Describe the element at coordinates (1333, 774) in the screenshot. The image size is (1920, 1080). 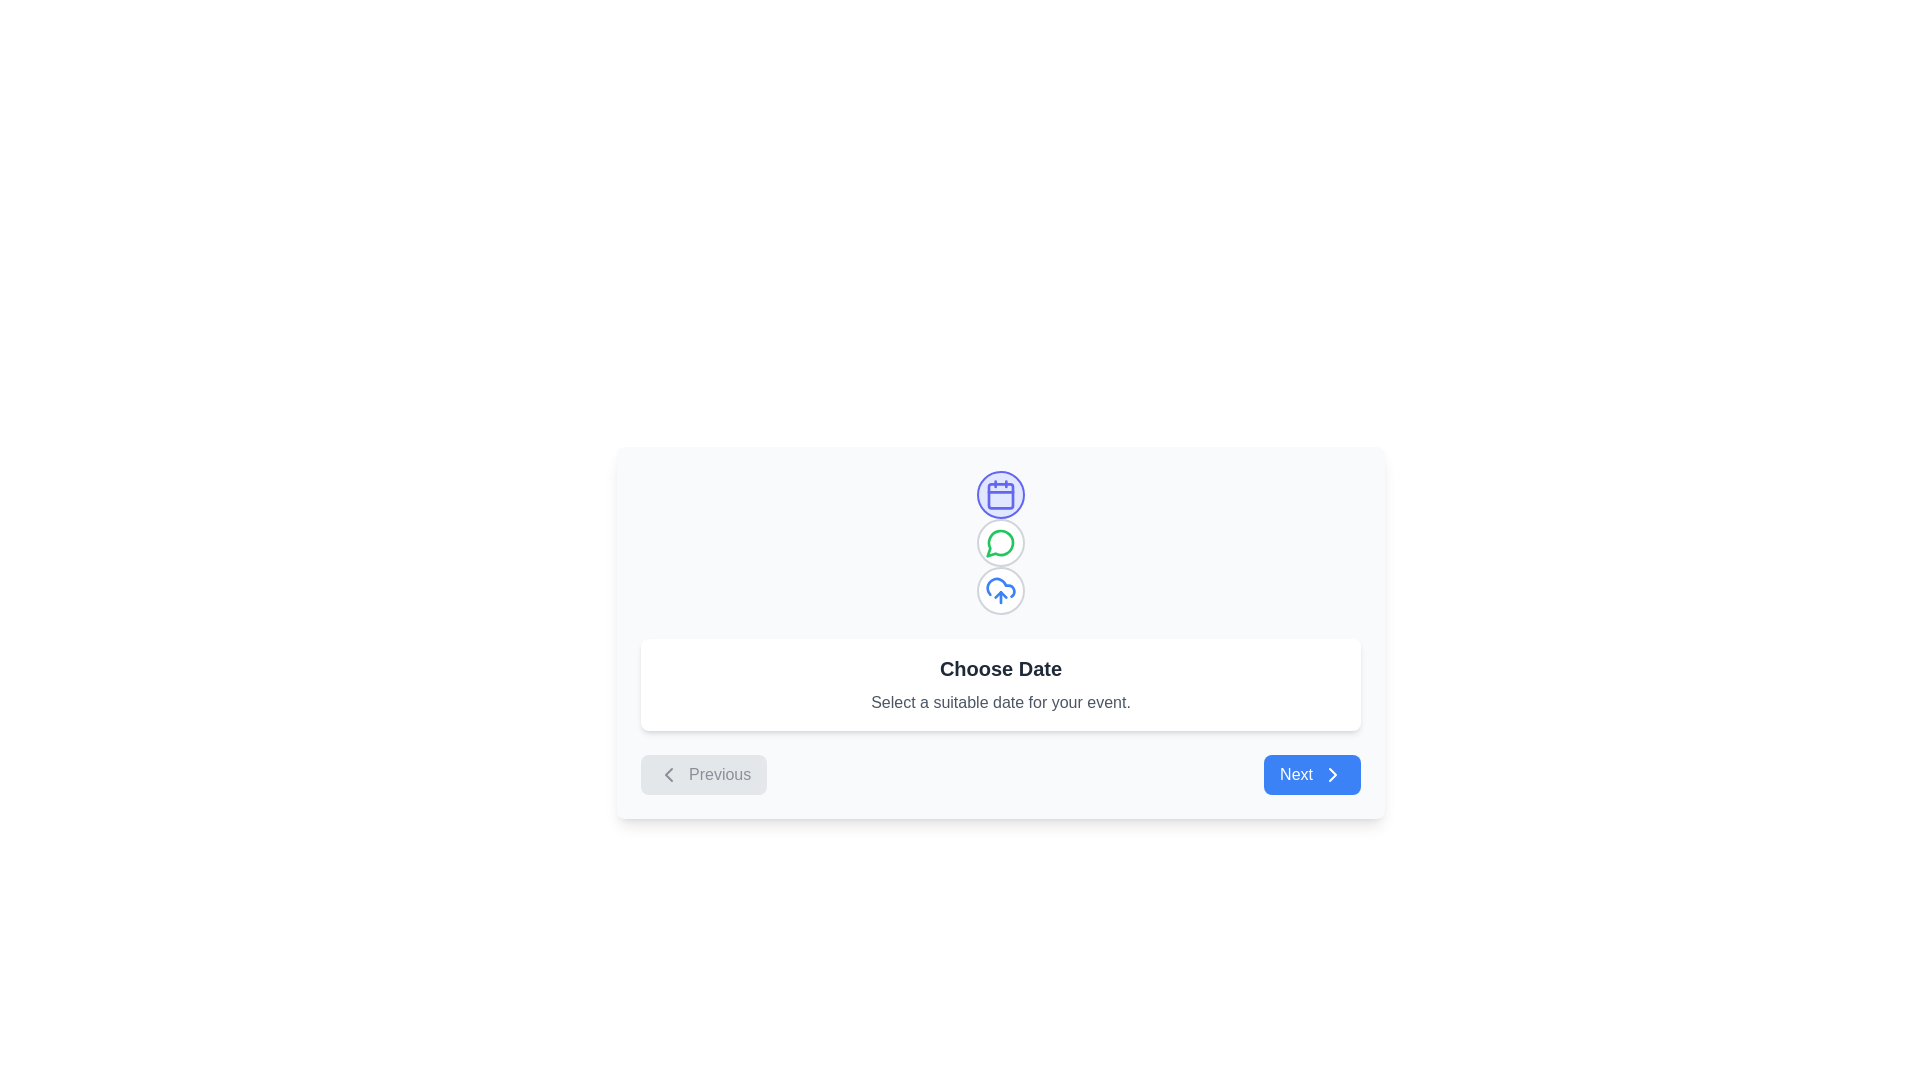
I see `the chevron arrow icon located at the center-right of the blue button labeled 'Next'` at that location.